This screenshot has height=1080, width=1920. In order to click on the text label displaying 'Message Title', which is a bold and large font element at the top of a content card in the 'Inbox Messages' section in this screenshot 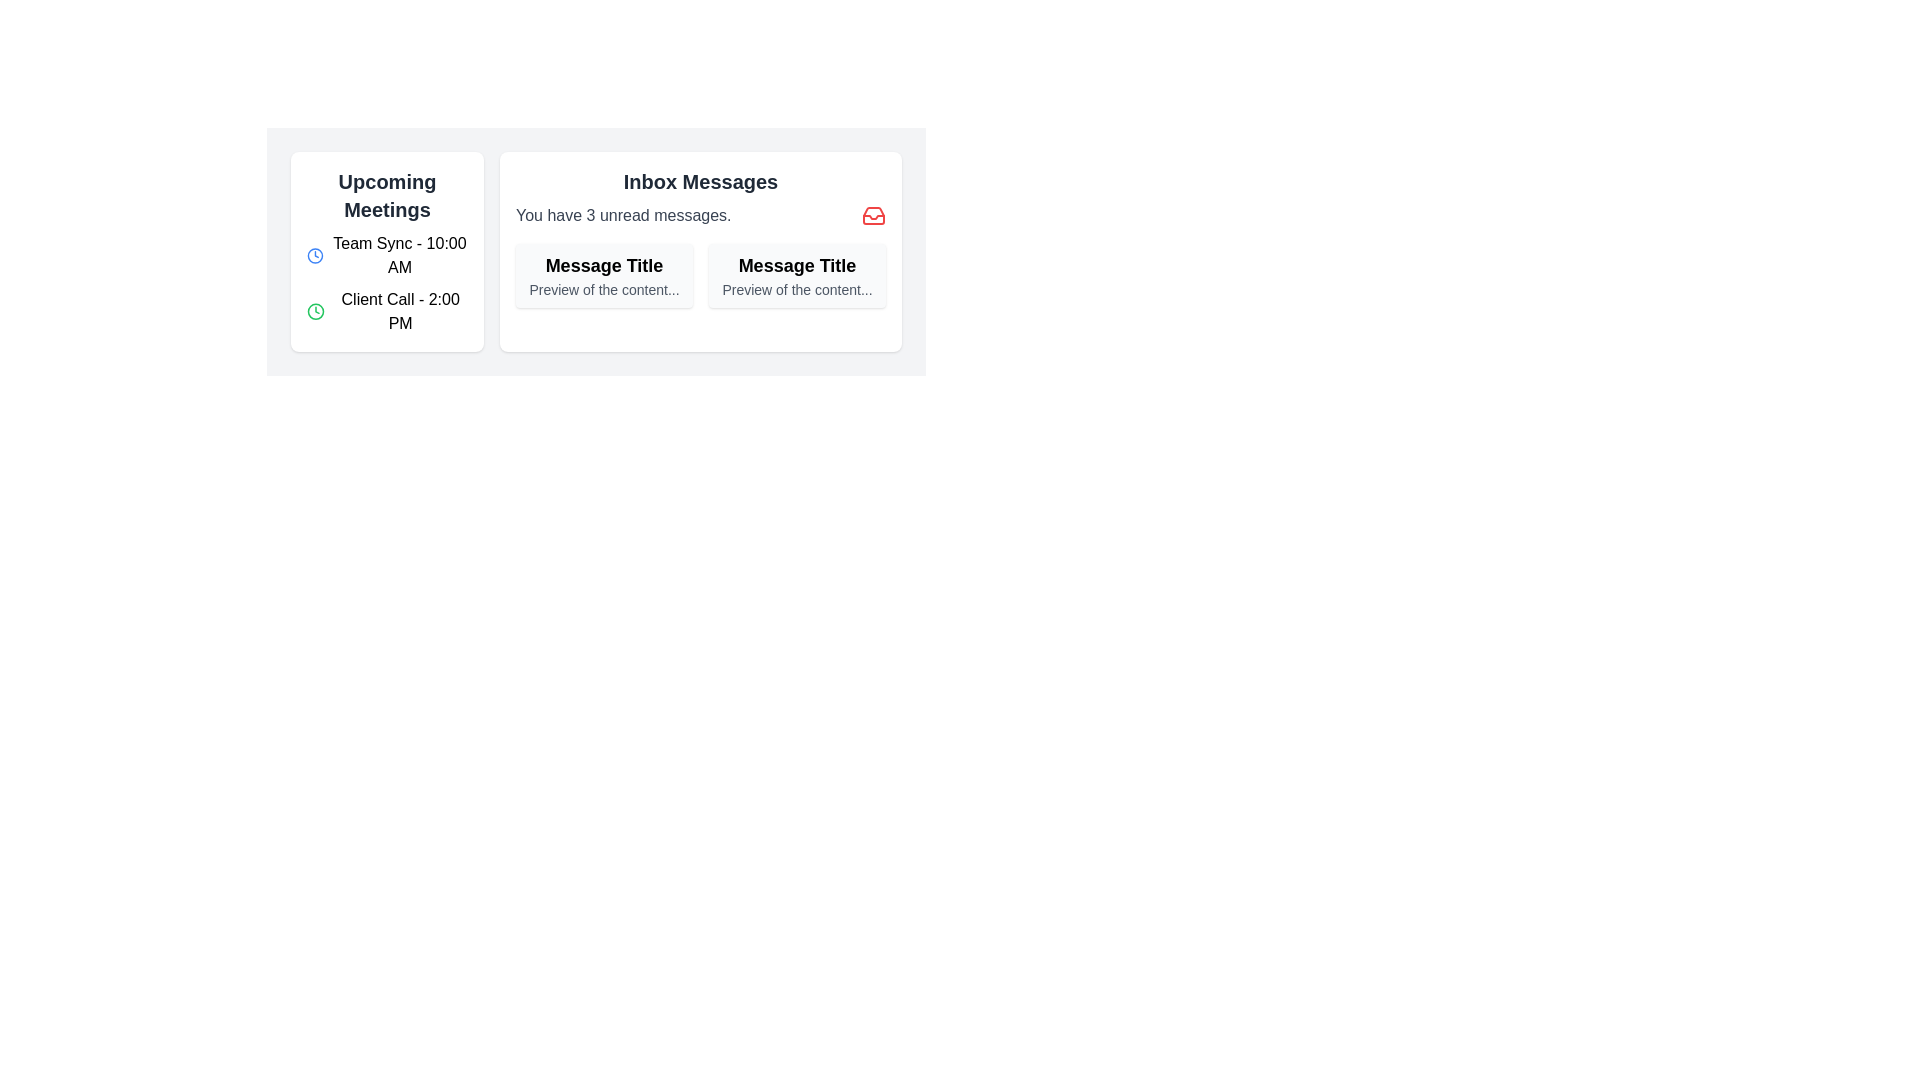, I will do `click(796, 265)`.